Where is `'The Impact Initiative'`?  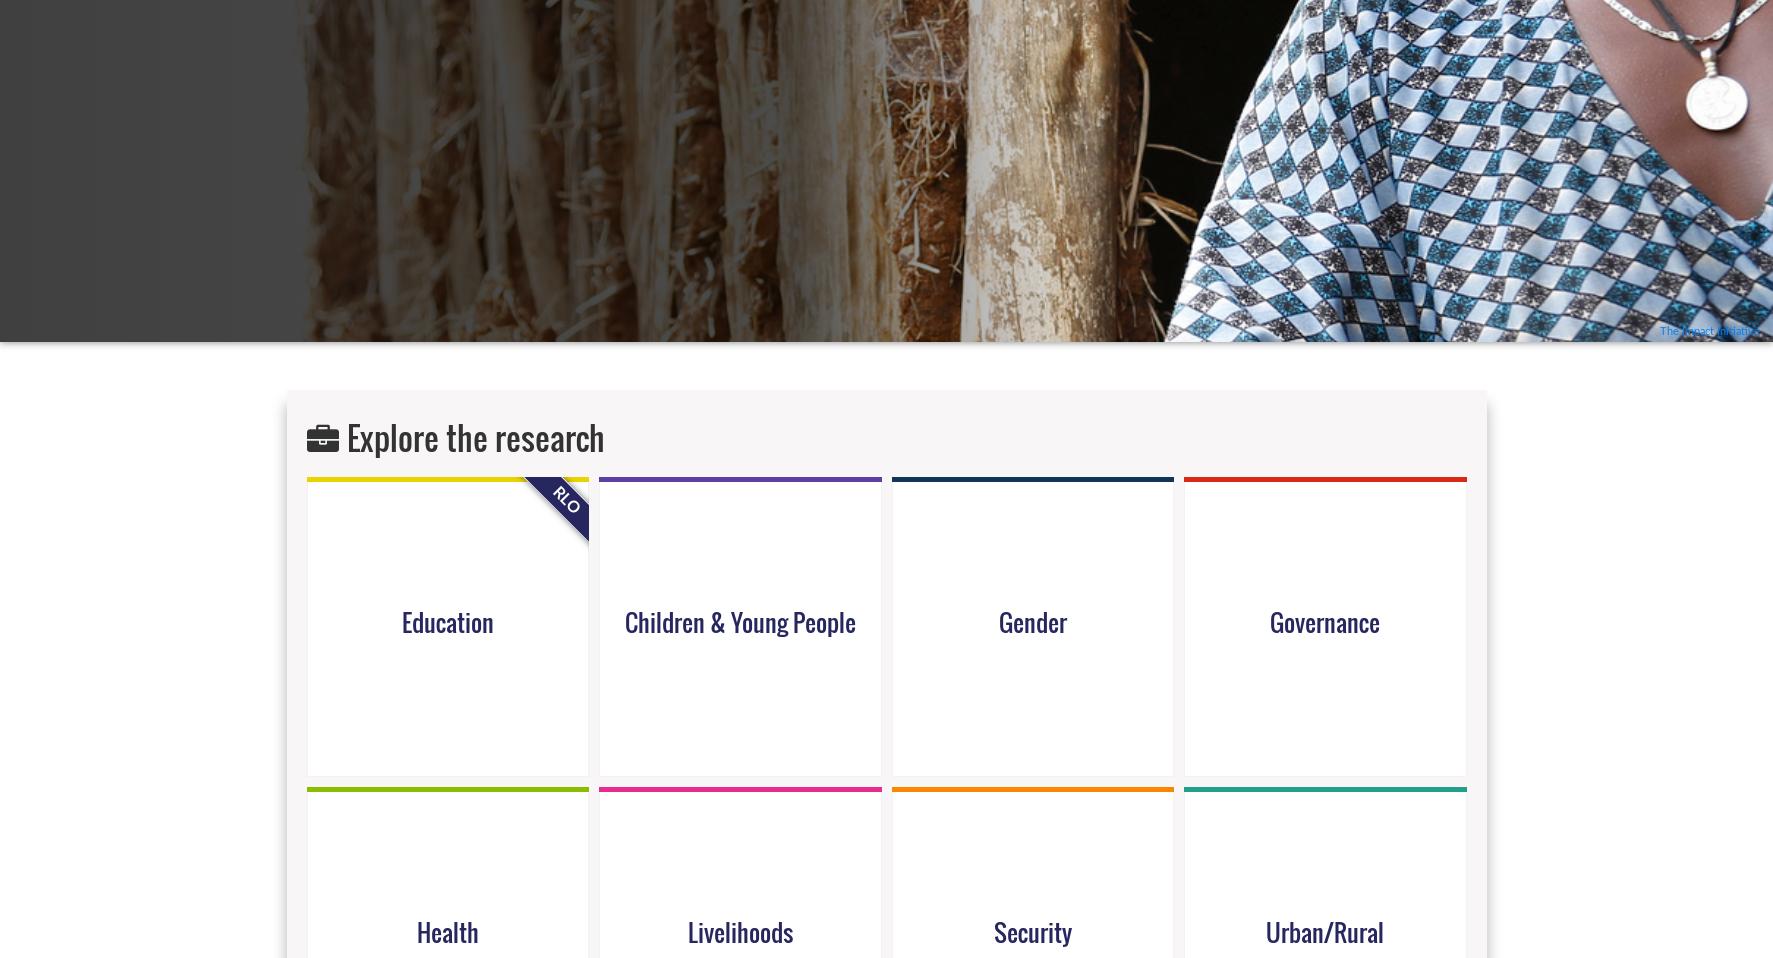
'The Impact Initiative' is located at coordinates (1711, 330).